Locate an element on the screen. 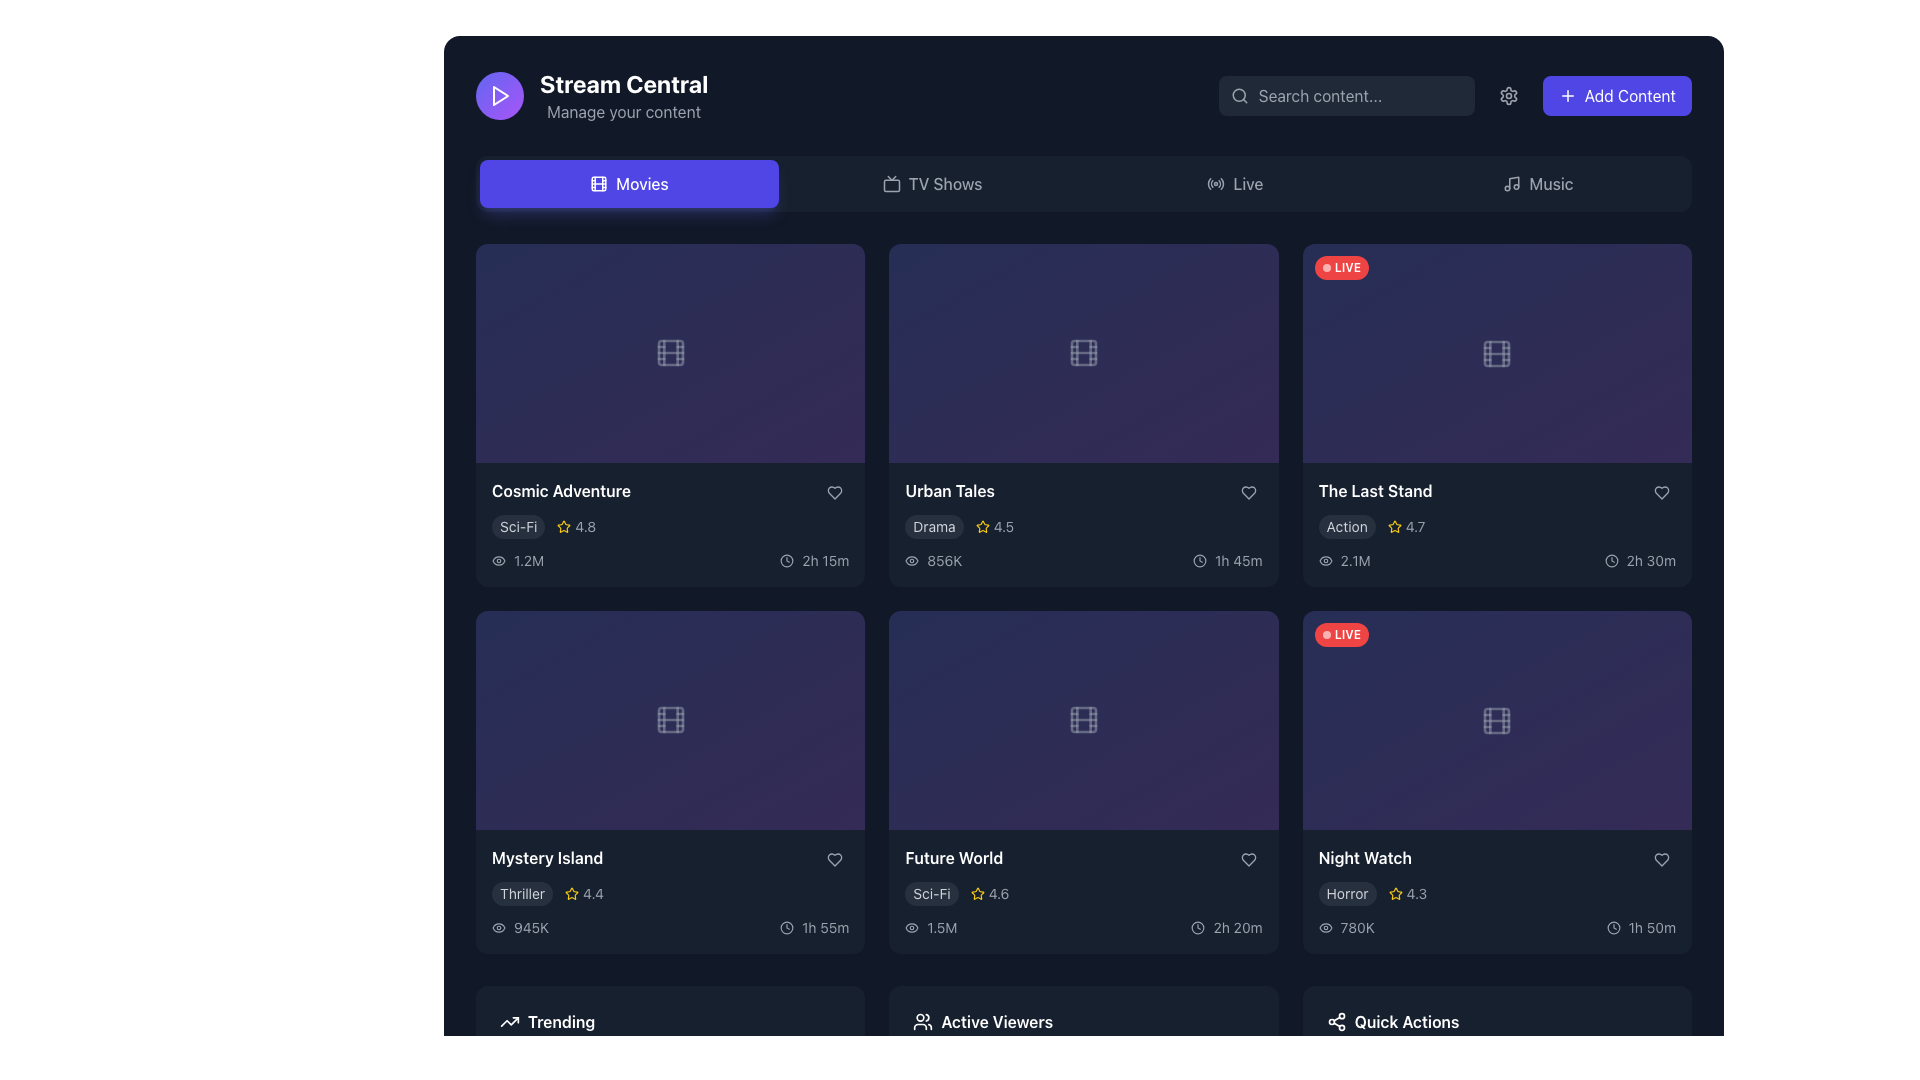 This screenshot has height=1080, width=1920. the plus icon embedded in the 'Add Content' button located at the top-right corner of the interface is located at coordinates (1566, 96).